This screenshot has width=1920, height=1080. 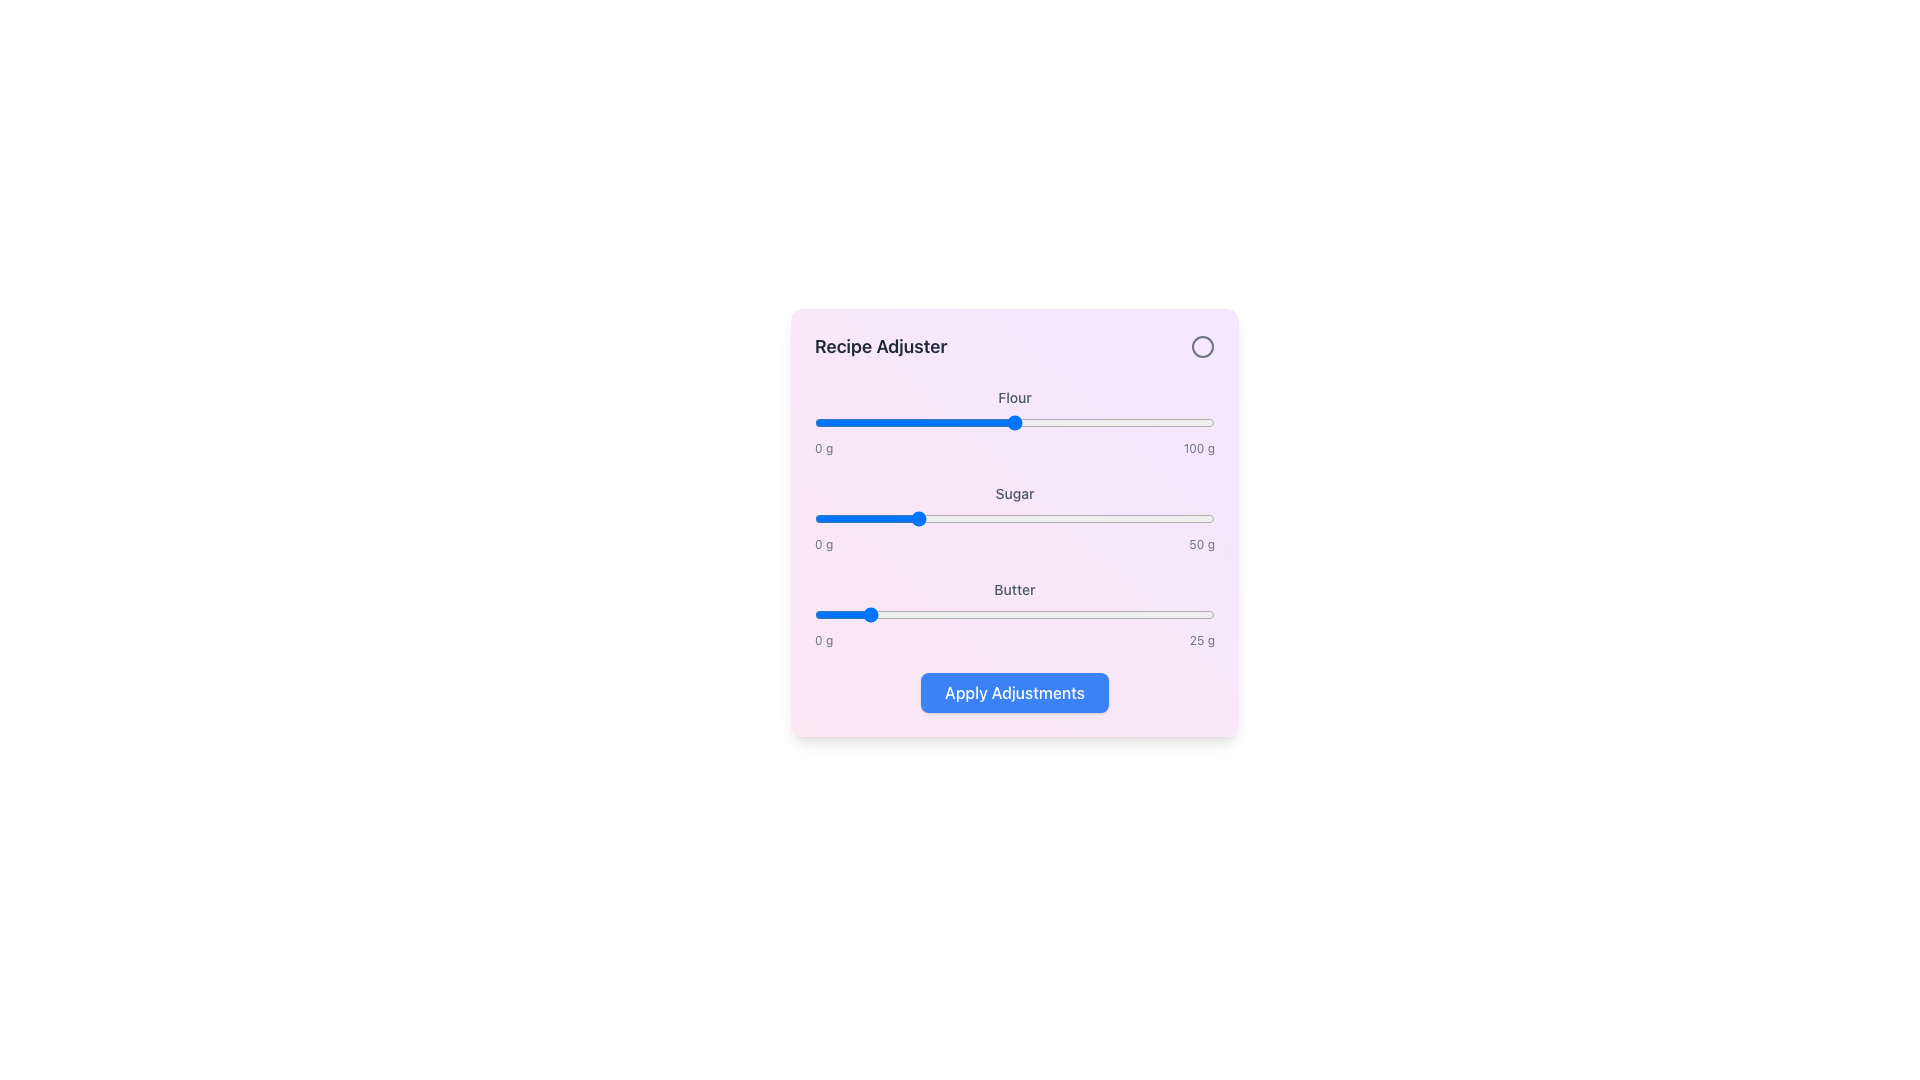 What do you see at coordinates (880, 346) in the screenshot?
I see `the static text label that serves as the title or header for the interface, indicating the purpose of the adjustment panel below` at bounding box center [880, 346].